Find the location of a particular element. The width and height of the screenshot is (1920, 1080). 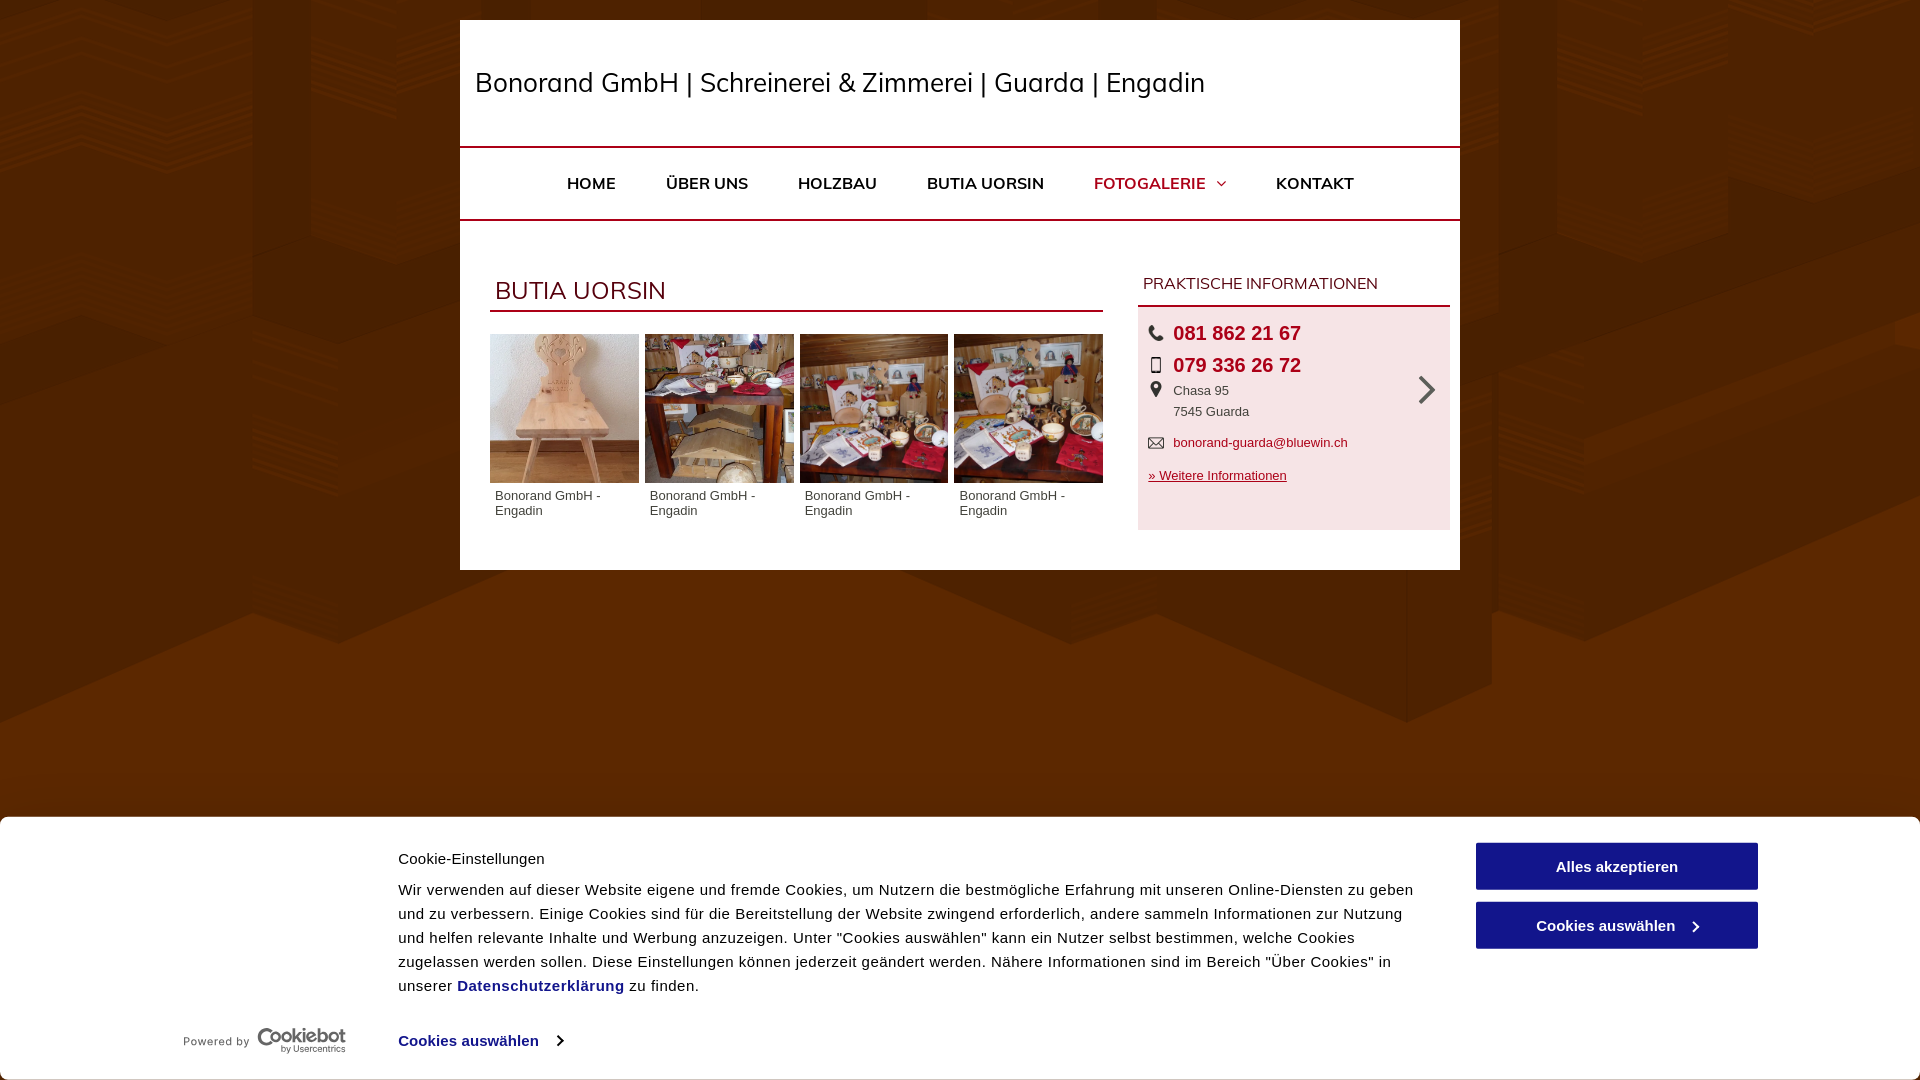

'bonorand-guarda@bluewin.ch' is located at coordinates (1172, 441).